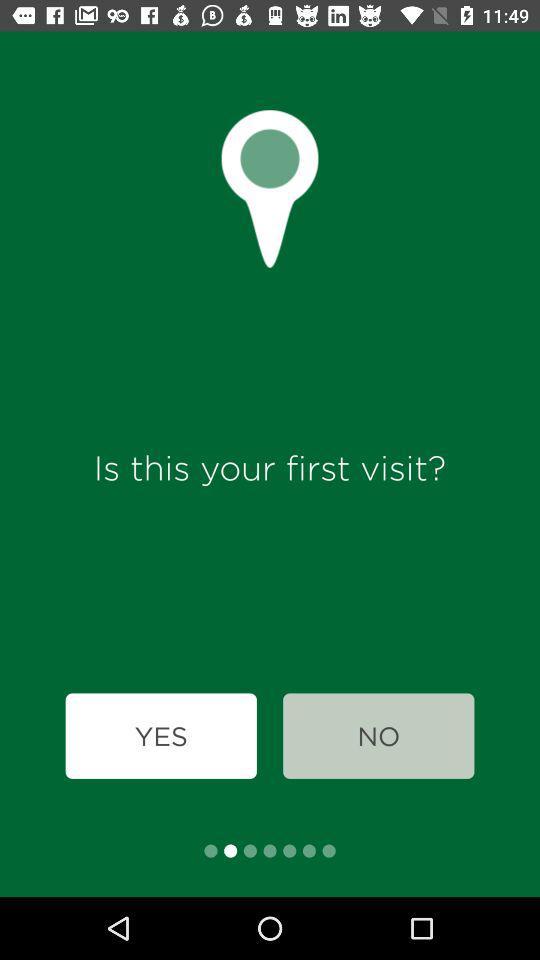  I want to click on the icon at the bottom left corner, so click(160, 735).